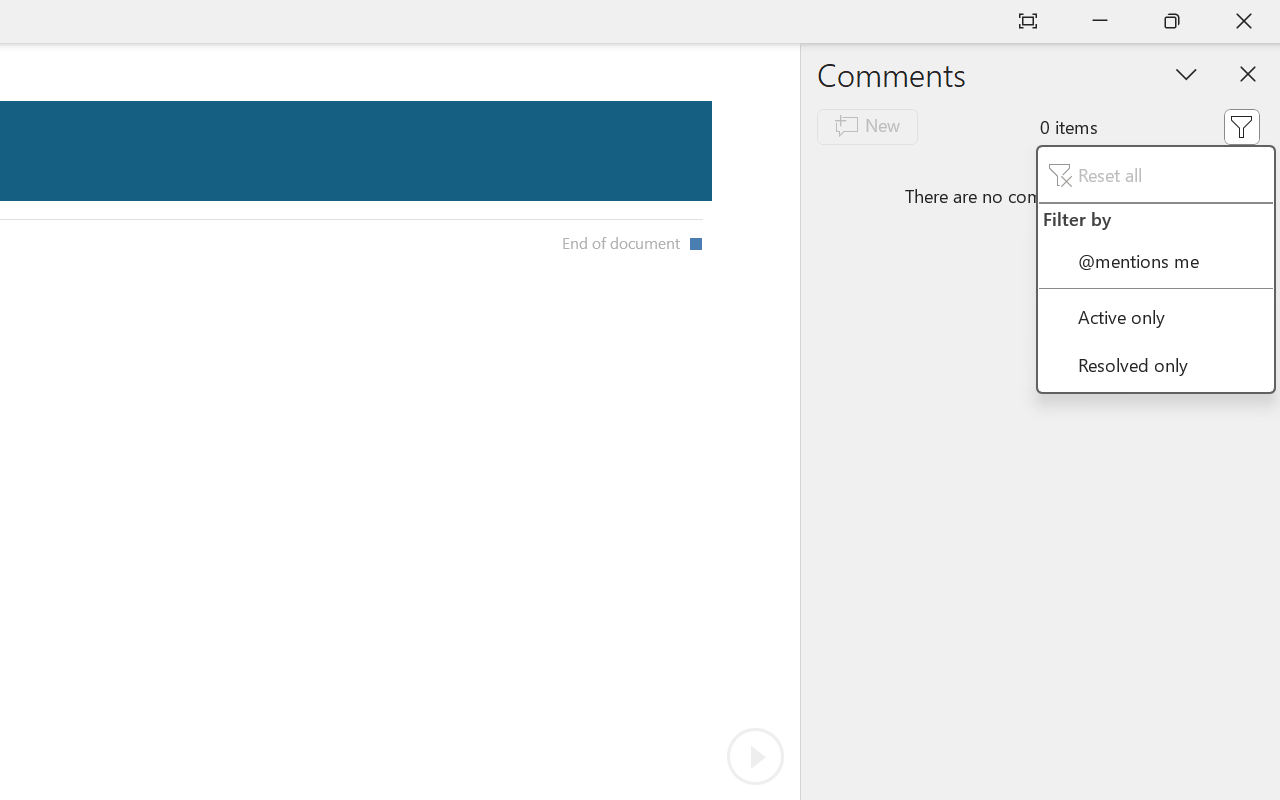 The height and width of the screenshot is (800, 1280). Describe the element at coordinates (1155, 315) in the screenshot. I see `'Active only'` at that location.